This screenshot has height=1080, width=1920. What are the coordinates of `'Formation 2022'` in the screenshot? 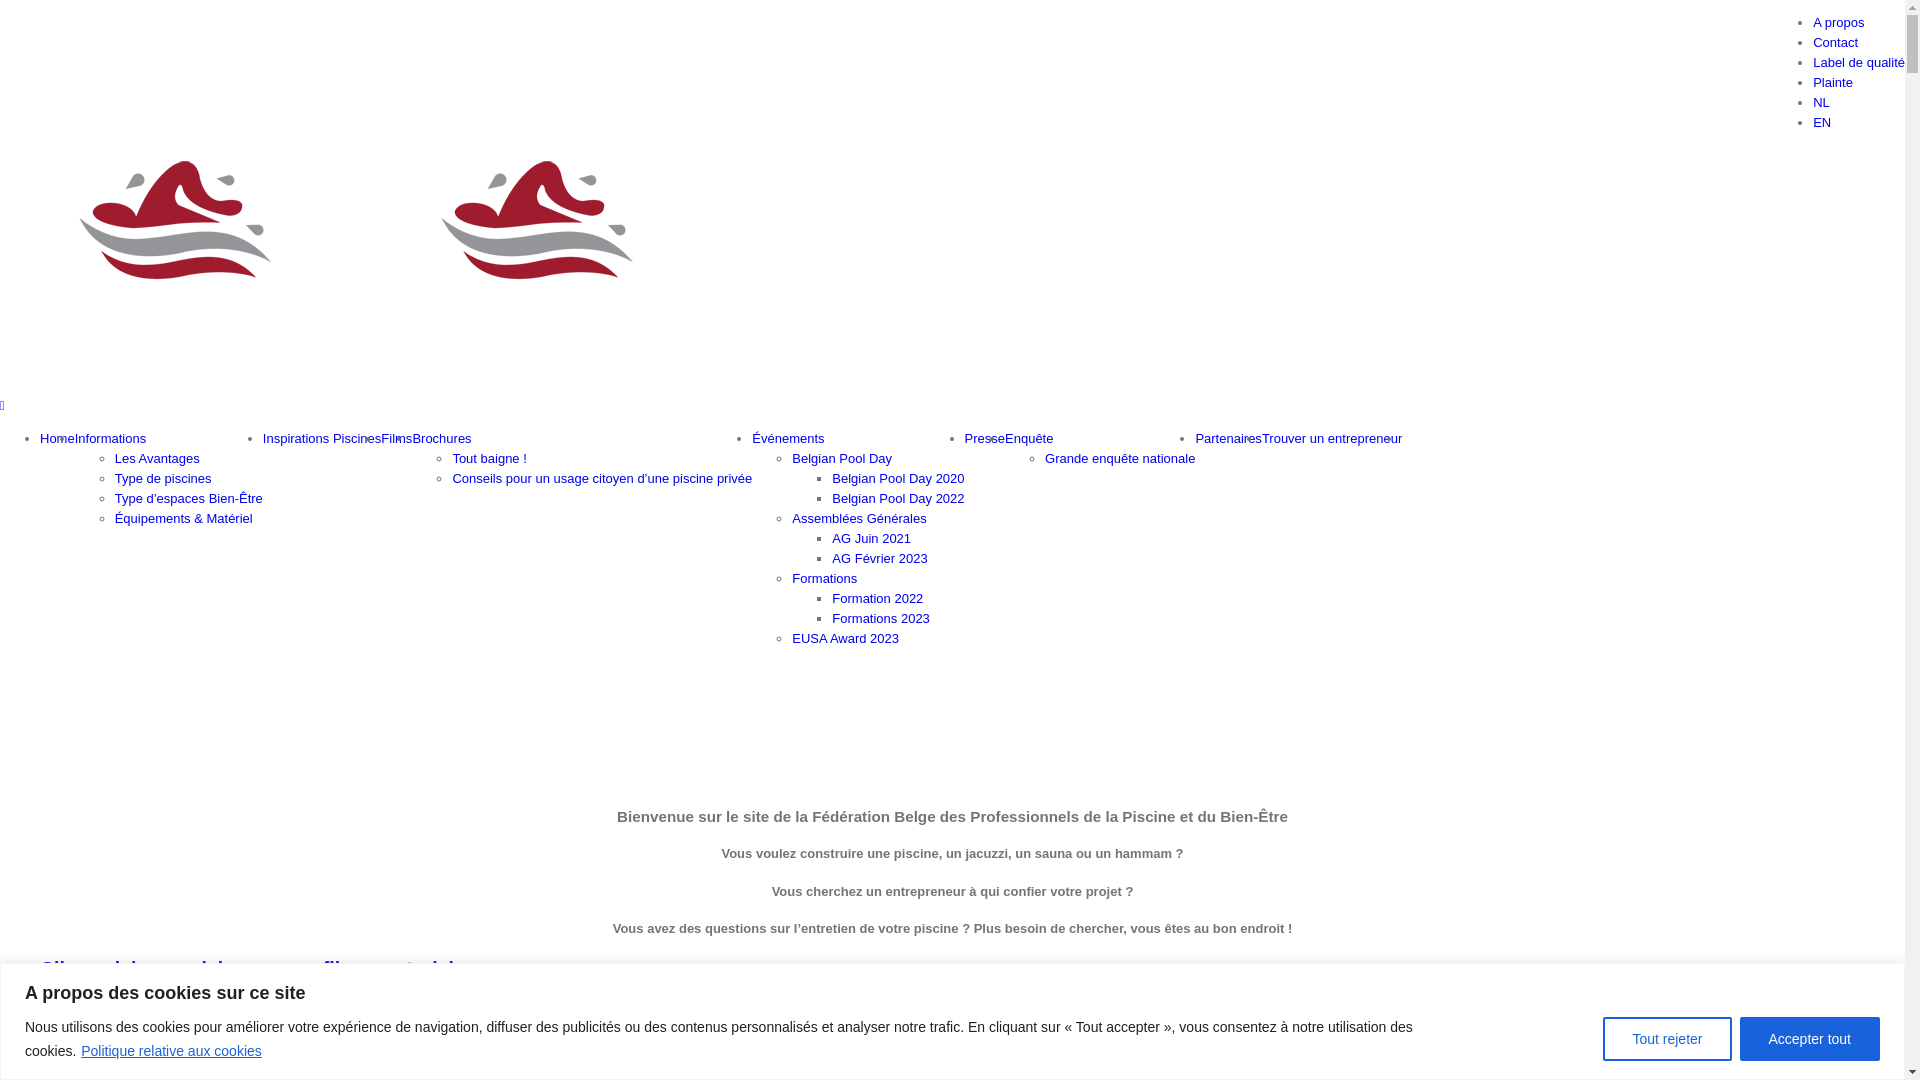 It's located at (877, 597).